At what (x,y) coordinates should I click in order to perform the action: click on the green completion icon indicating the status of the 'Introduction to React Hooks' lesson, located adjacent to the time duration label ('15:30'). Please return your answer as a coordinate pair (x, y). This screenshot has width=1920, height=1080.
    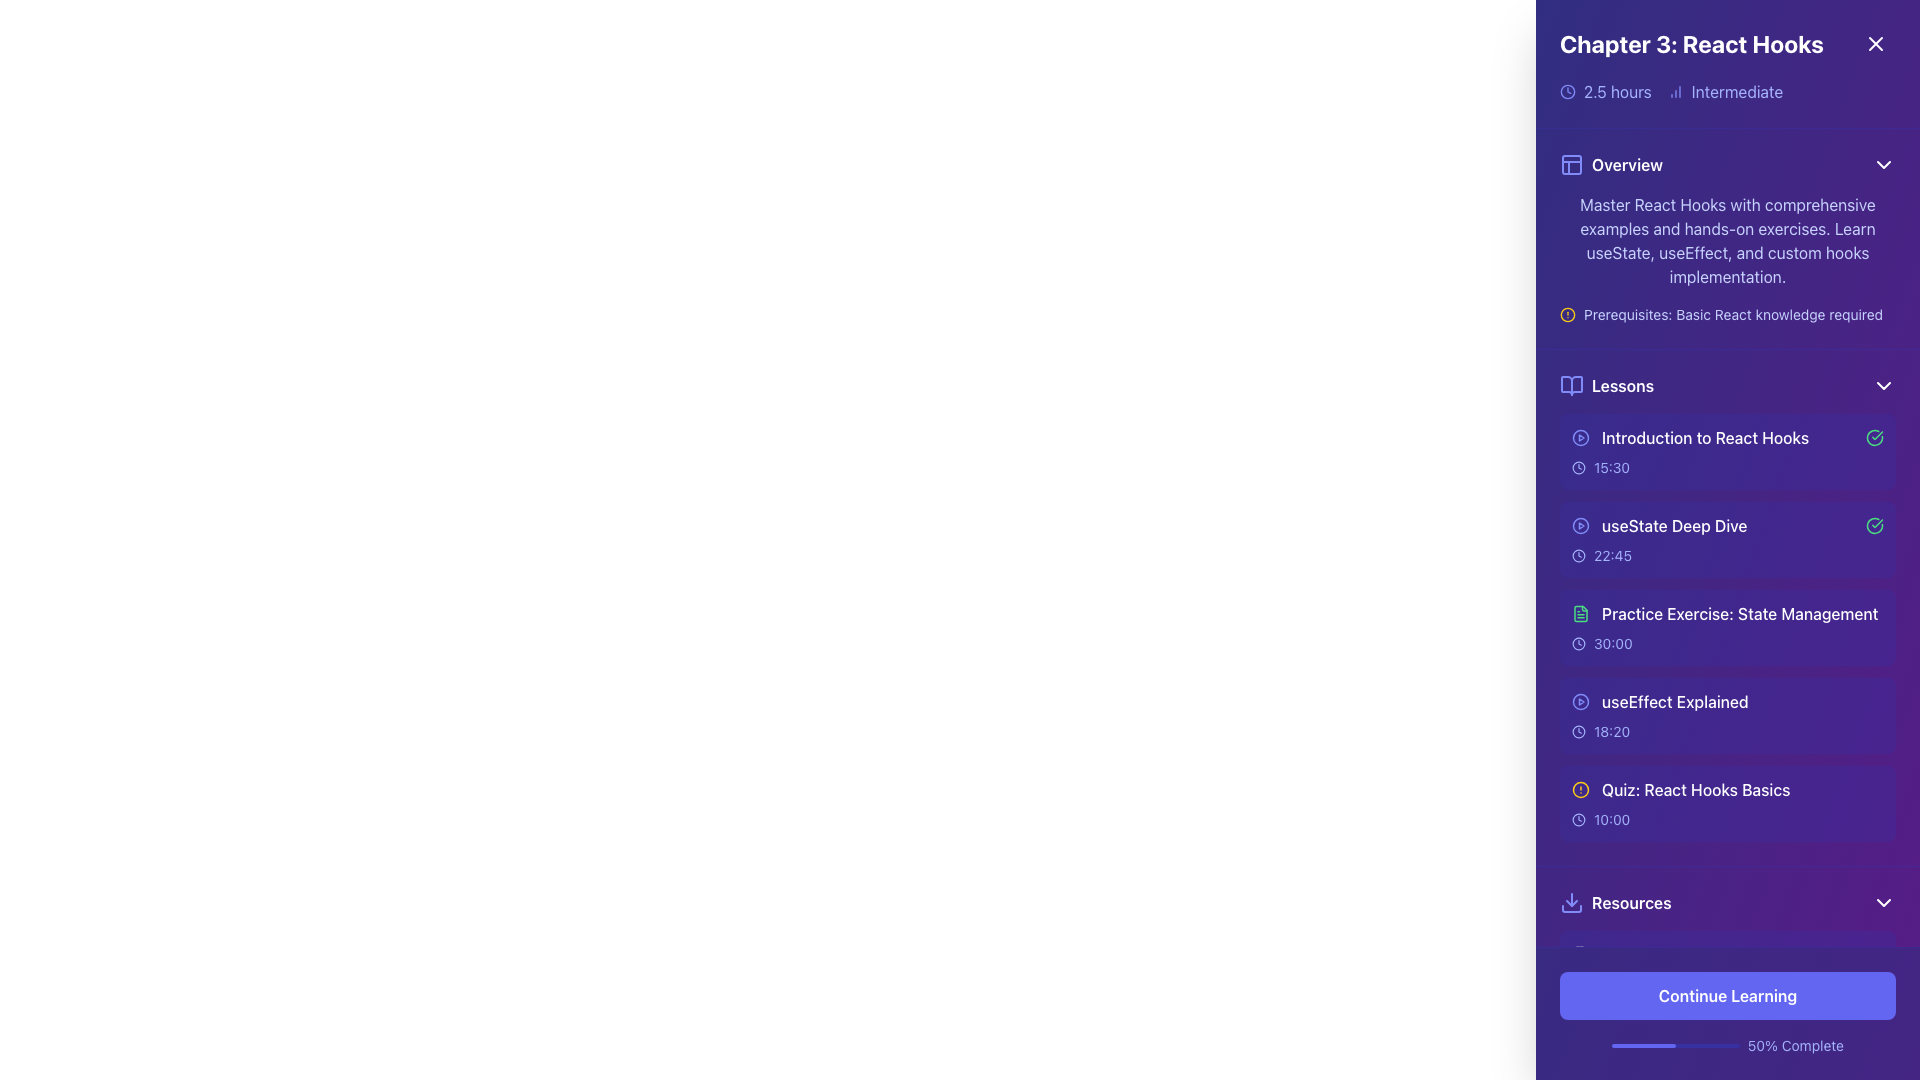
    Looking at the image, I should click on (1874, 437).